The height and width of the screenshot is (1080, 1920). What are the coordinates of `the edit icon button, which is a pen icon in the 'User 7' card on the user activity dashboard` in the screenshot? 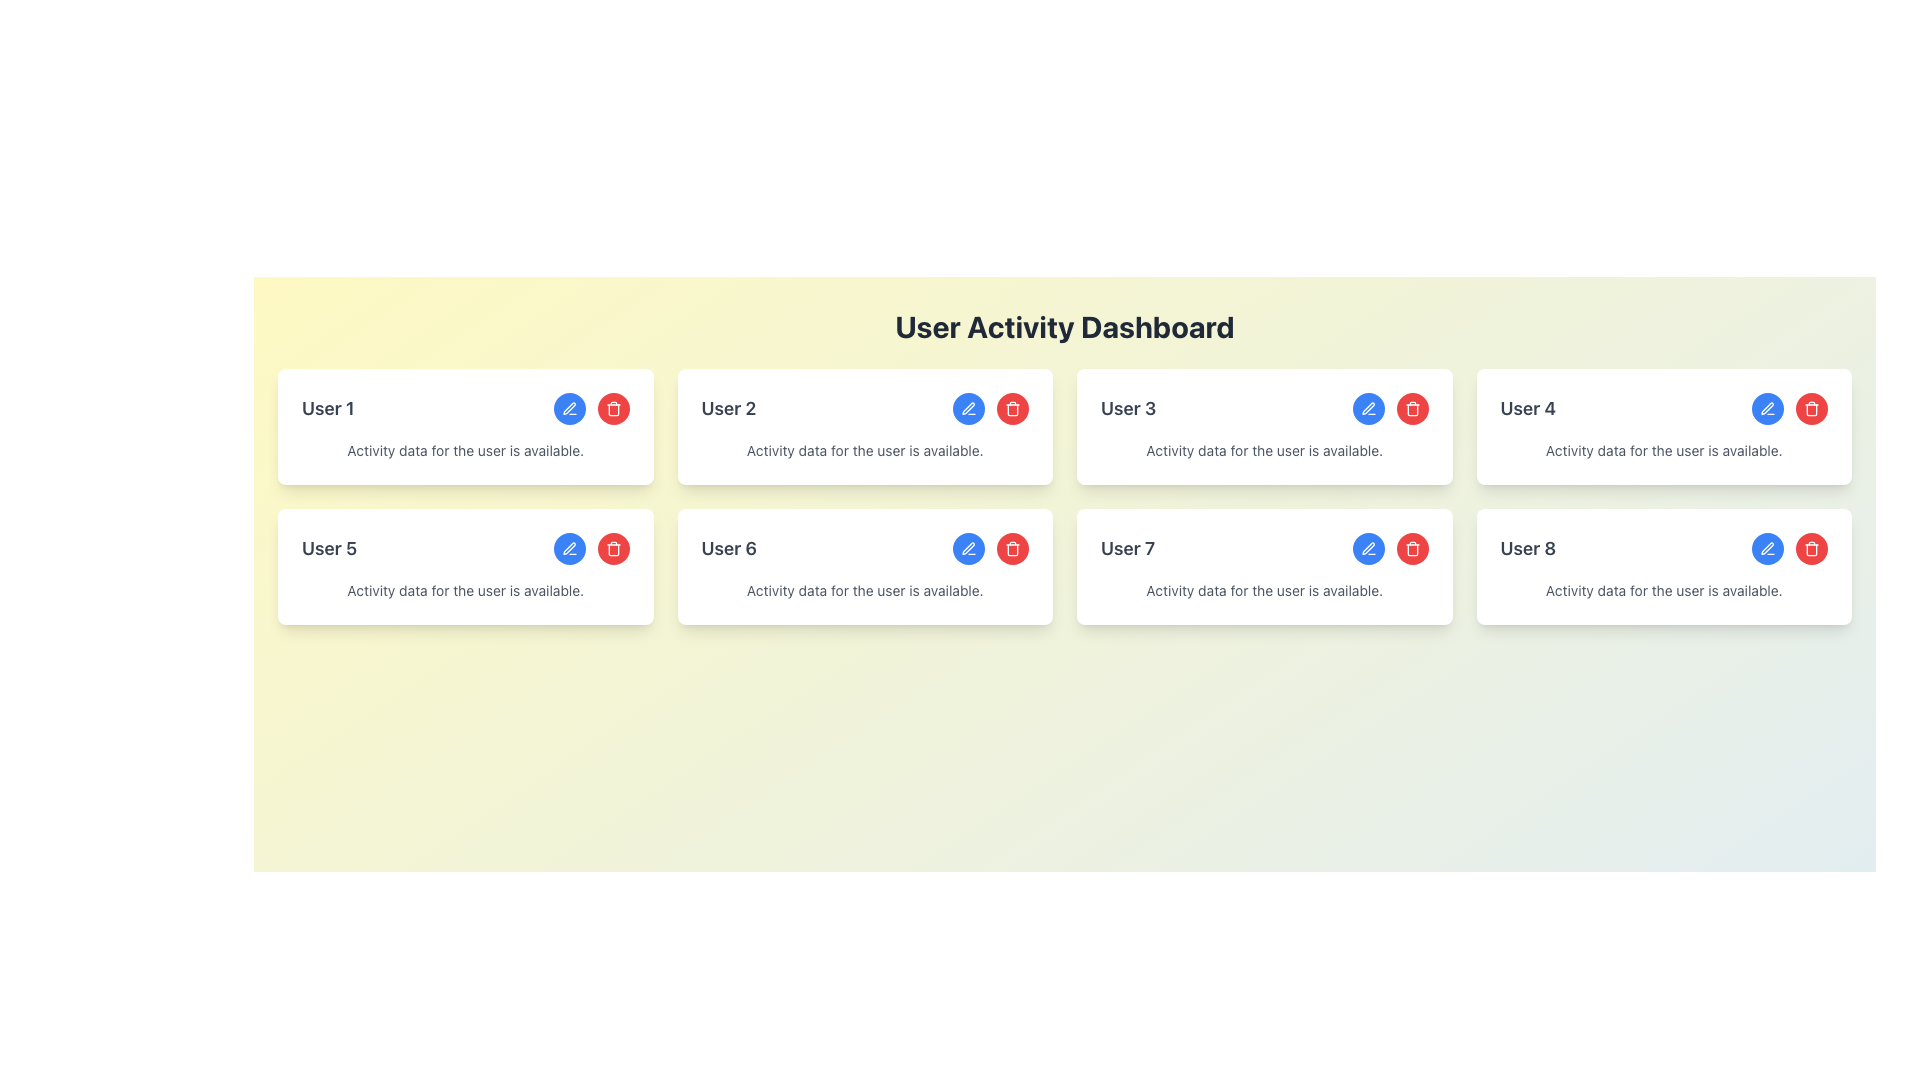 It's located at (1367, 547).